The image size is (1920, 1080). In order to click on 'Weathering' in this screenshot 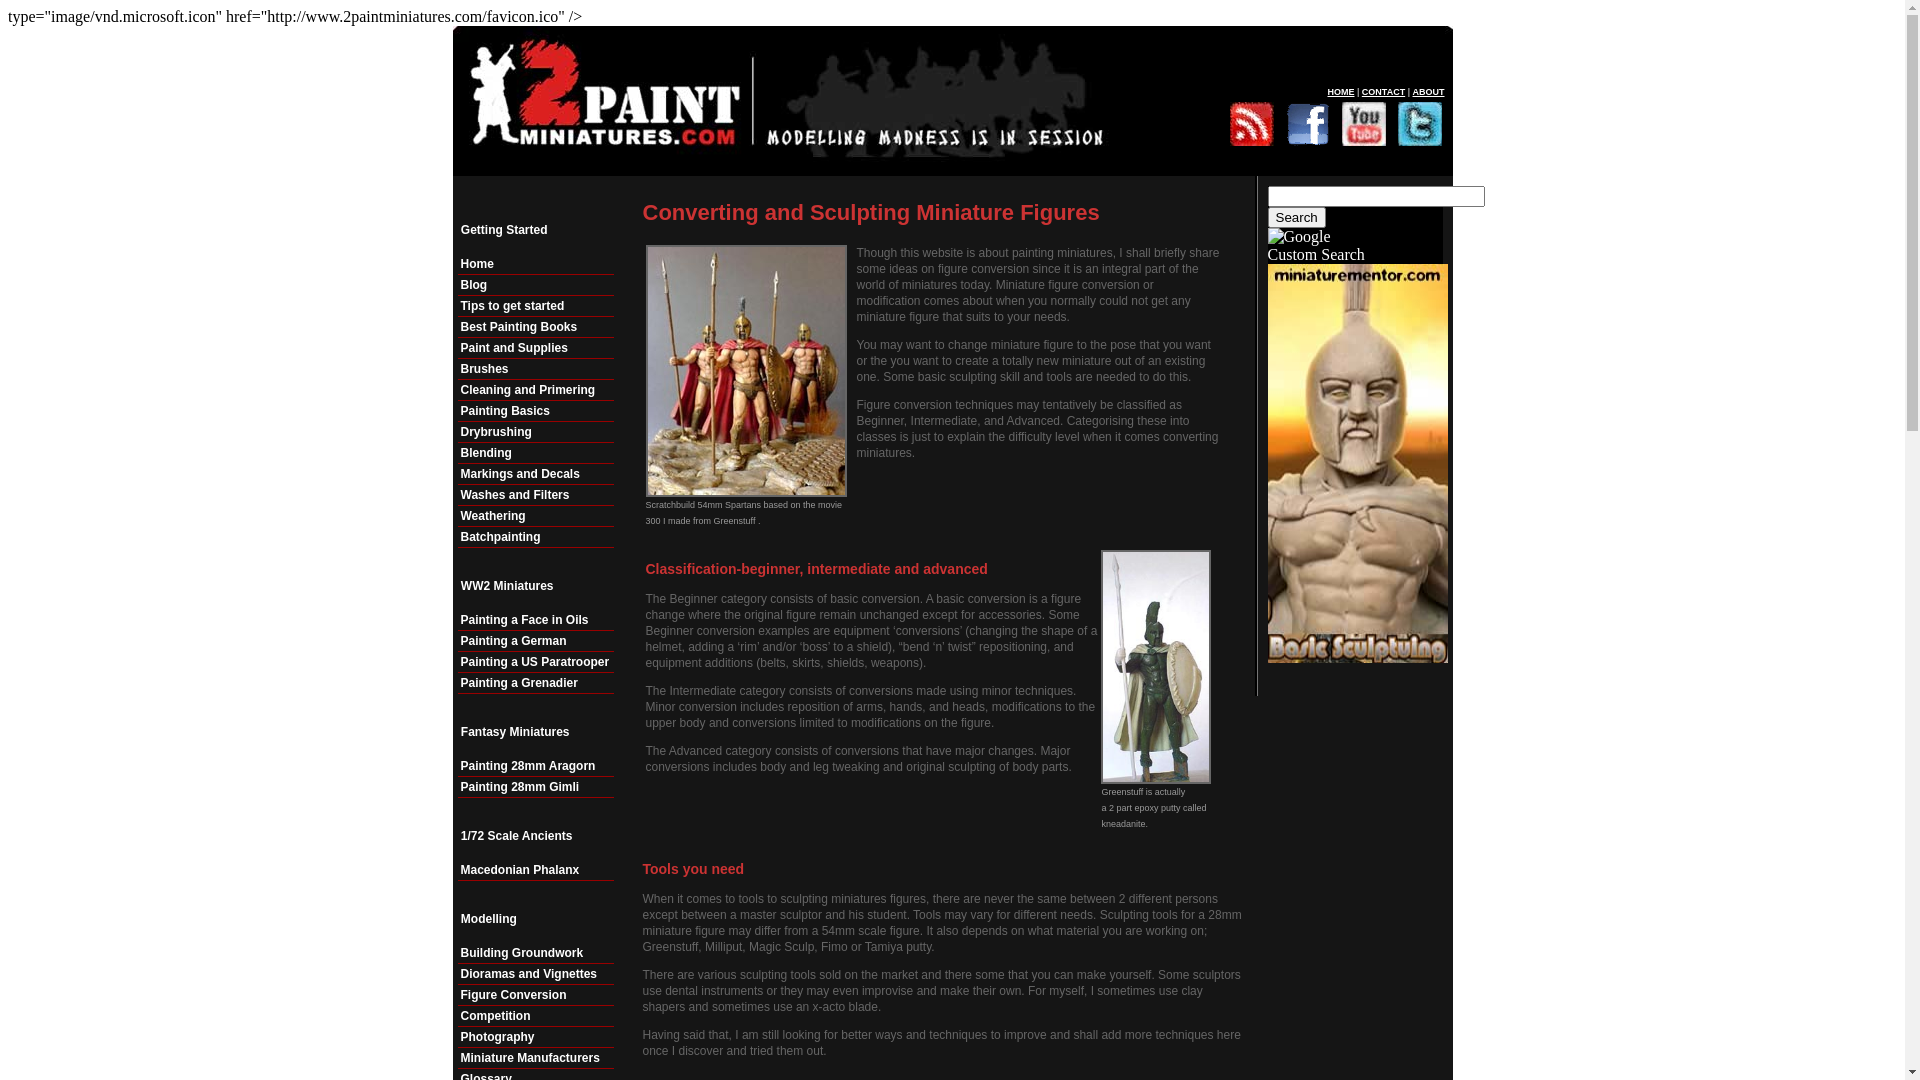, I will do `click(536, 515)`.